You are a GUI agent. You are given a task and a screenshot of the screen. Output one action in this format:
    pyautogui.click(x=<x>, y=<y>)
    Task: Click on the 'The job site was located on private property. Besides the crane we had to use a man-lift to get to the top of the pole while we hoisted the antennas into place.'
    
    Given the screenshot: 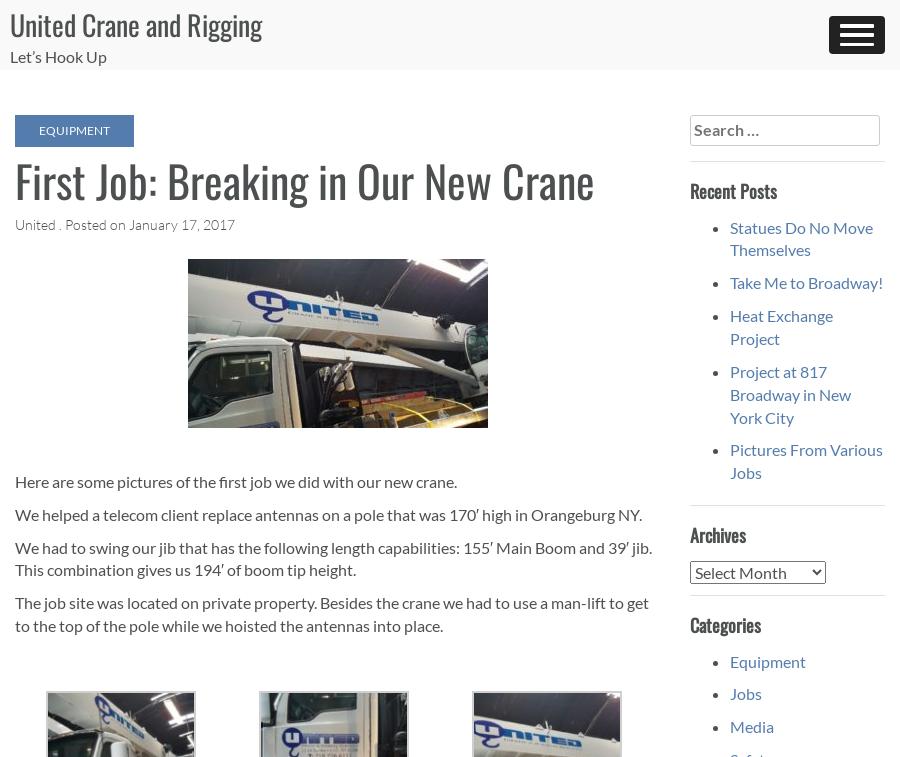 What is the action you would take?
    pyautogui.click(x=331, y=614)
    